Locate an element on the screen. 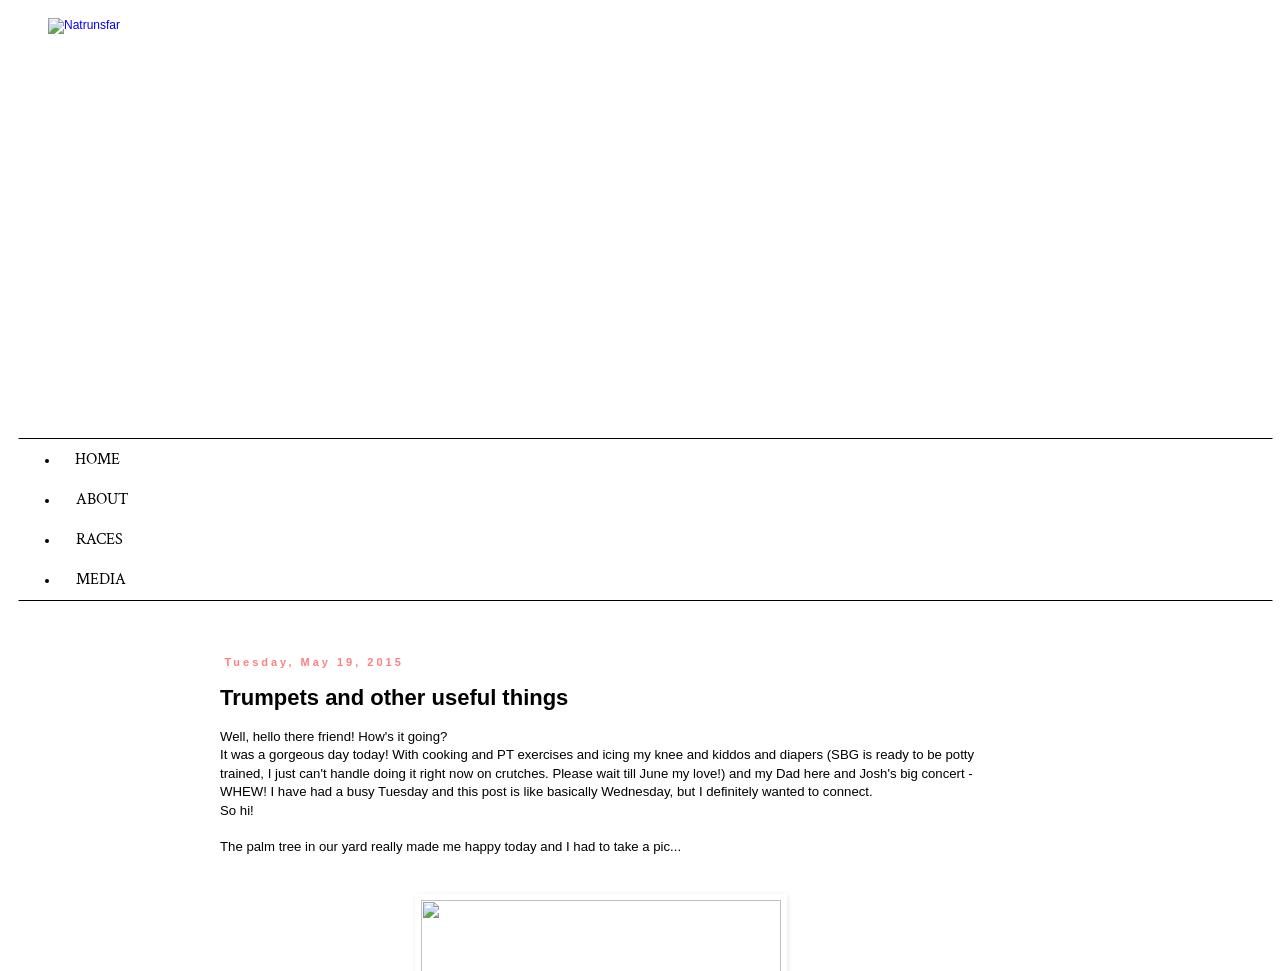 The width and height of the screenshot is (1283, 971). 'So hi!' is located at coordinates (219, 809).